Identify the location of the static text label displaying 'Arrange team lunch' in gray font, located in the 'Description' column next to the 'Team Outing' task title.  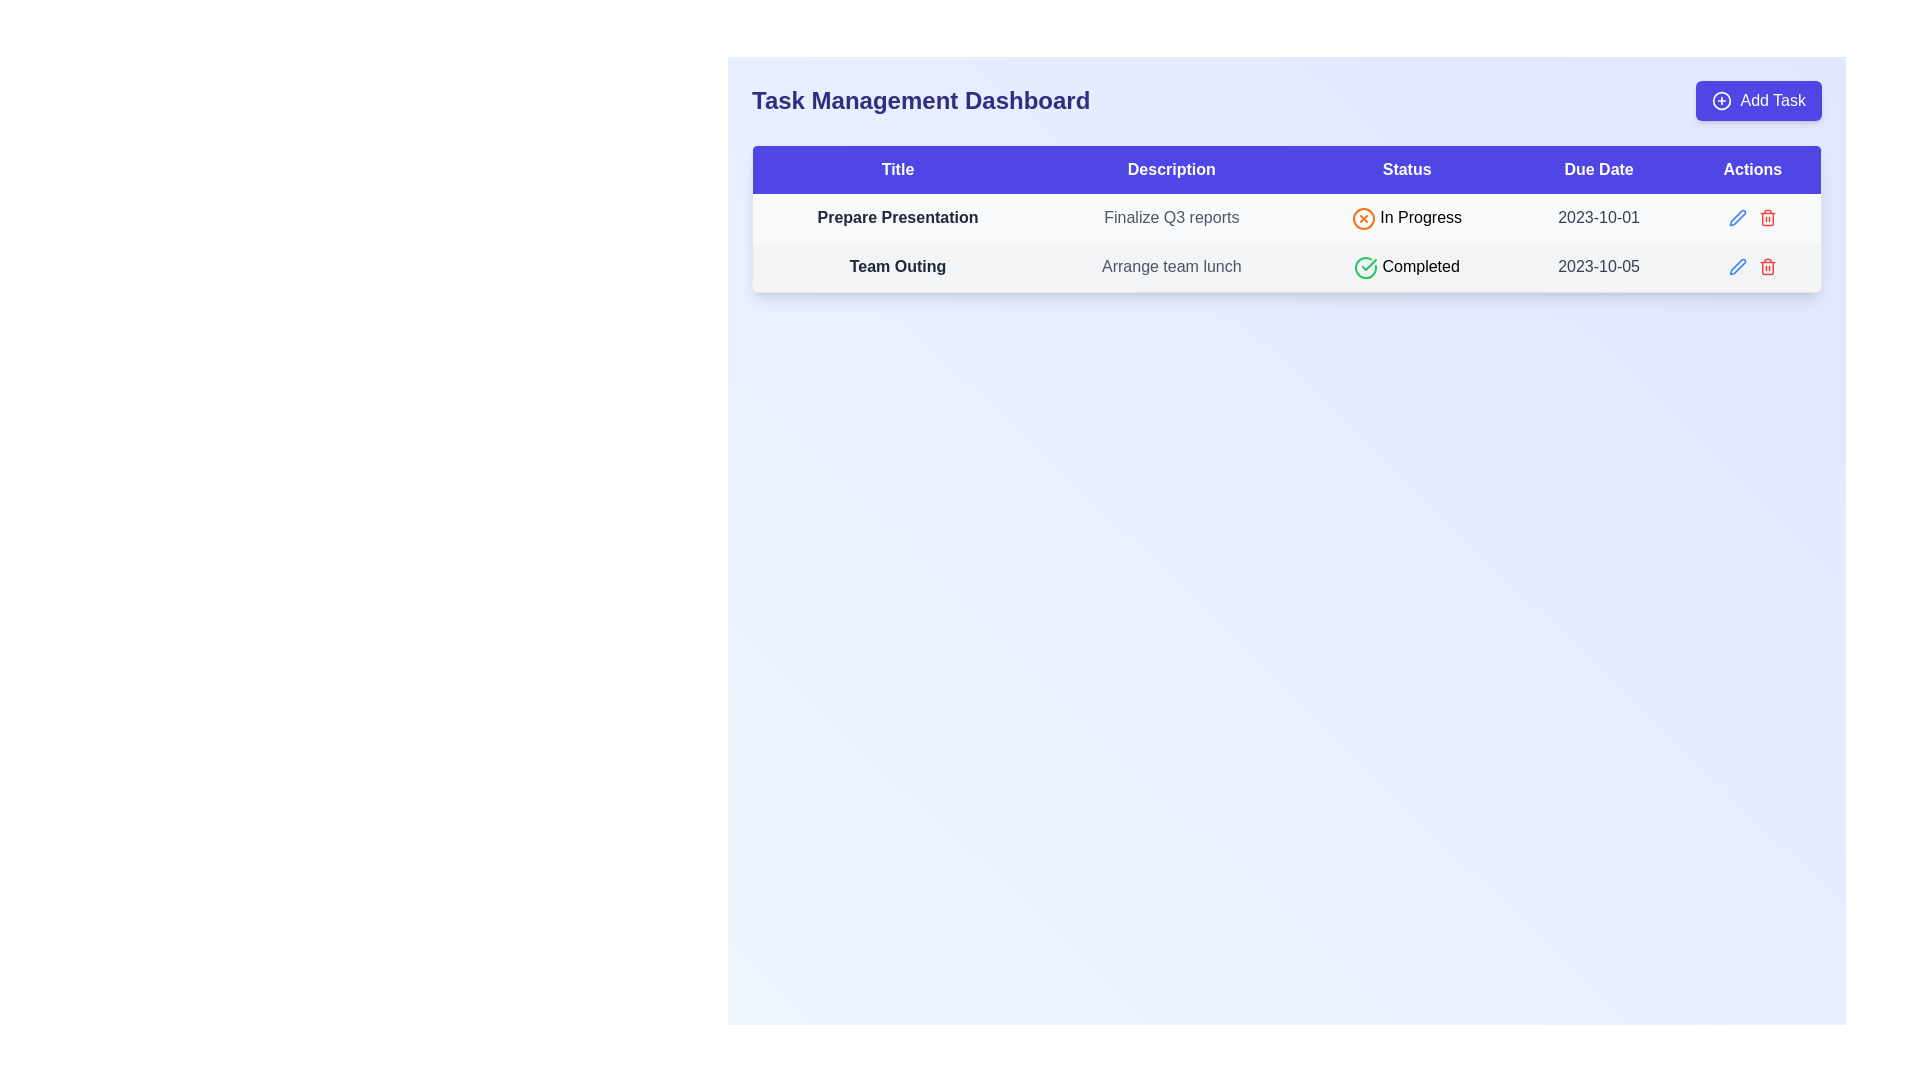
(1171, 266).